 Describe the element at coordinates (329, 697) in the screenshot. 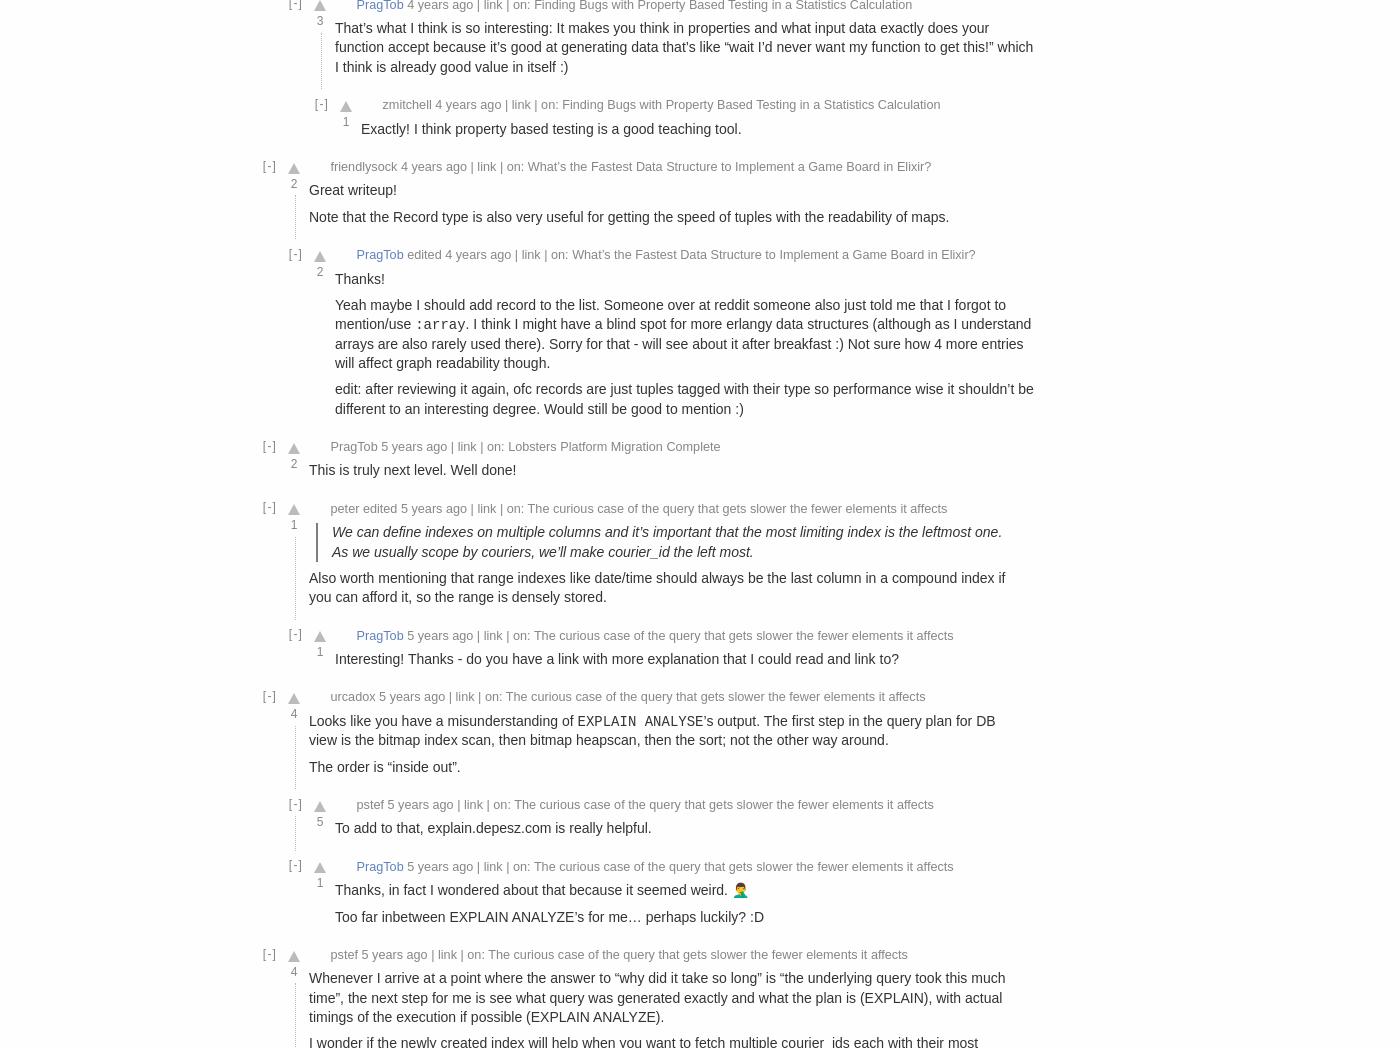

I see `'urcadox'` at that location.